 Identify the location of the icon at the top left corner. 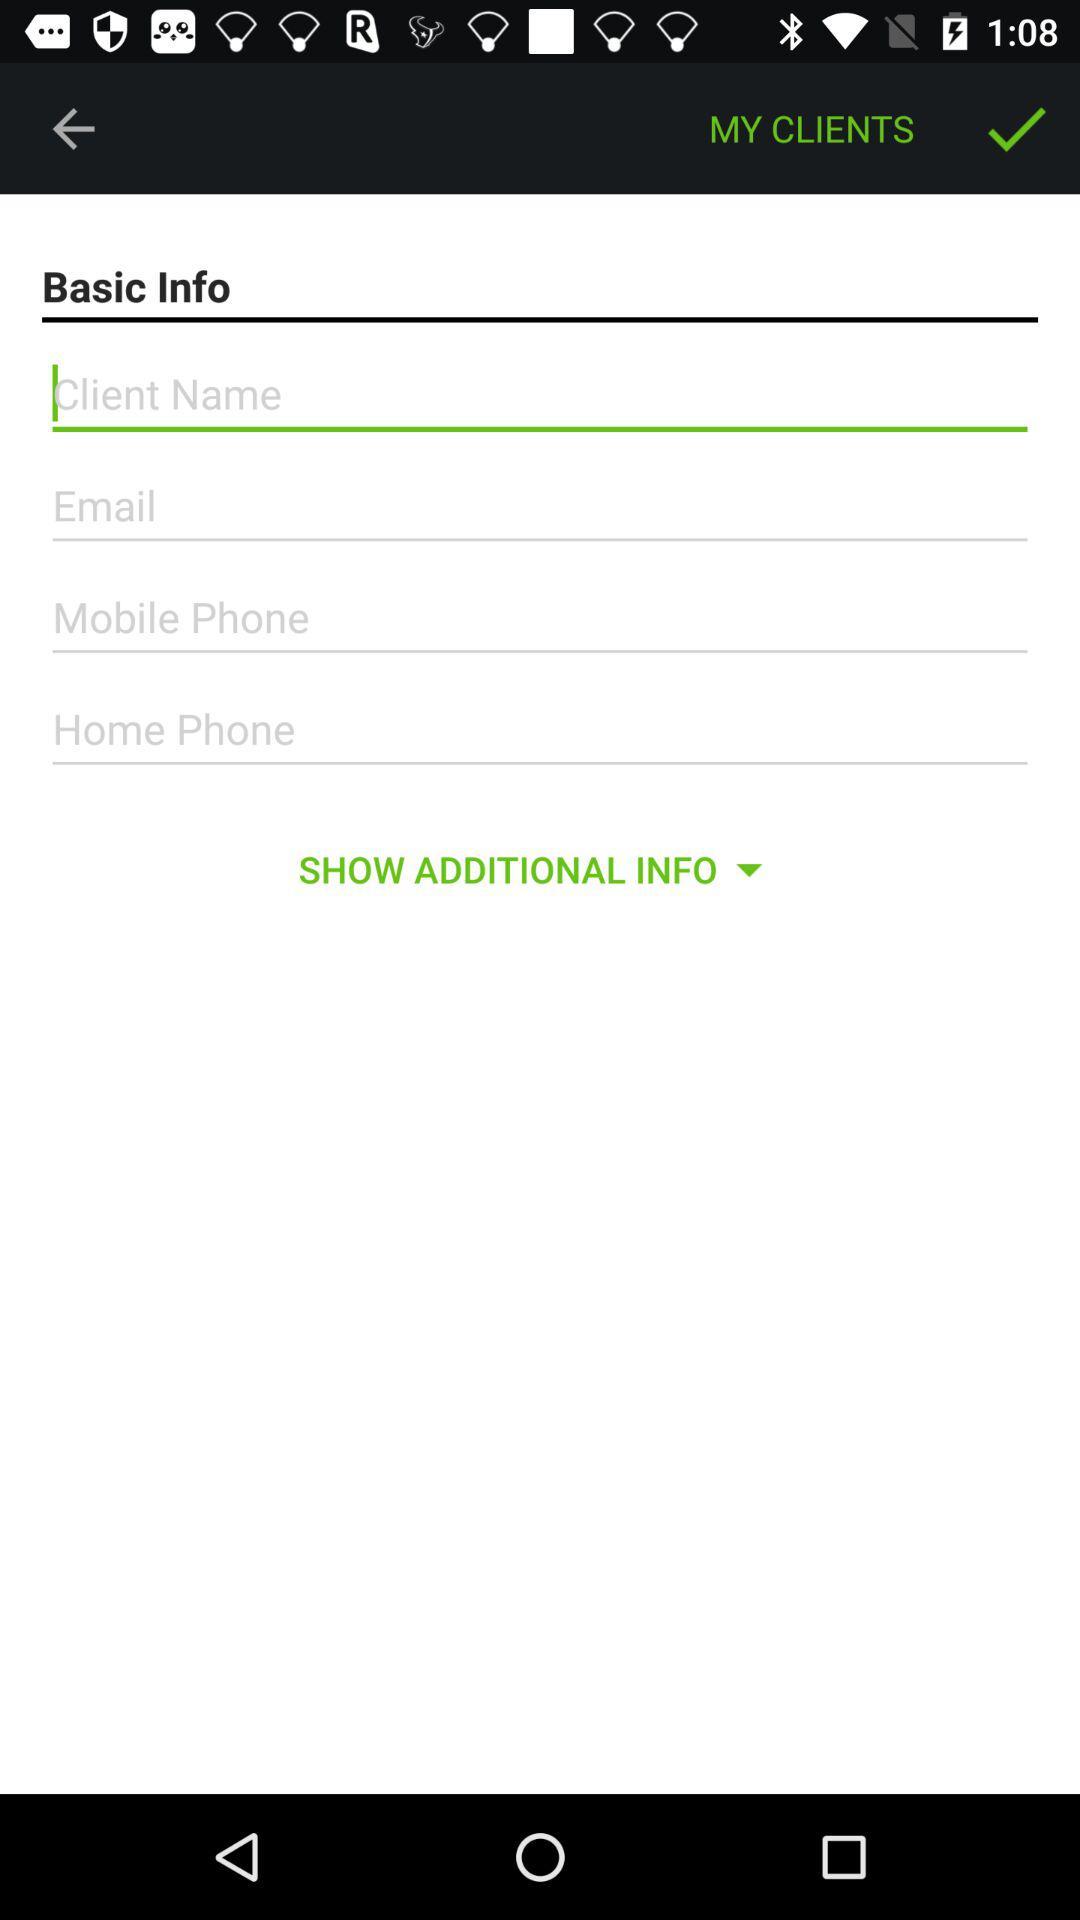
(72, 127).